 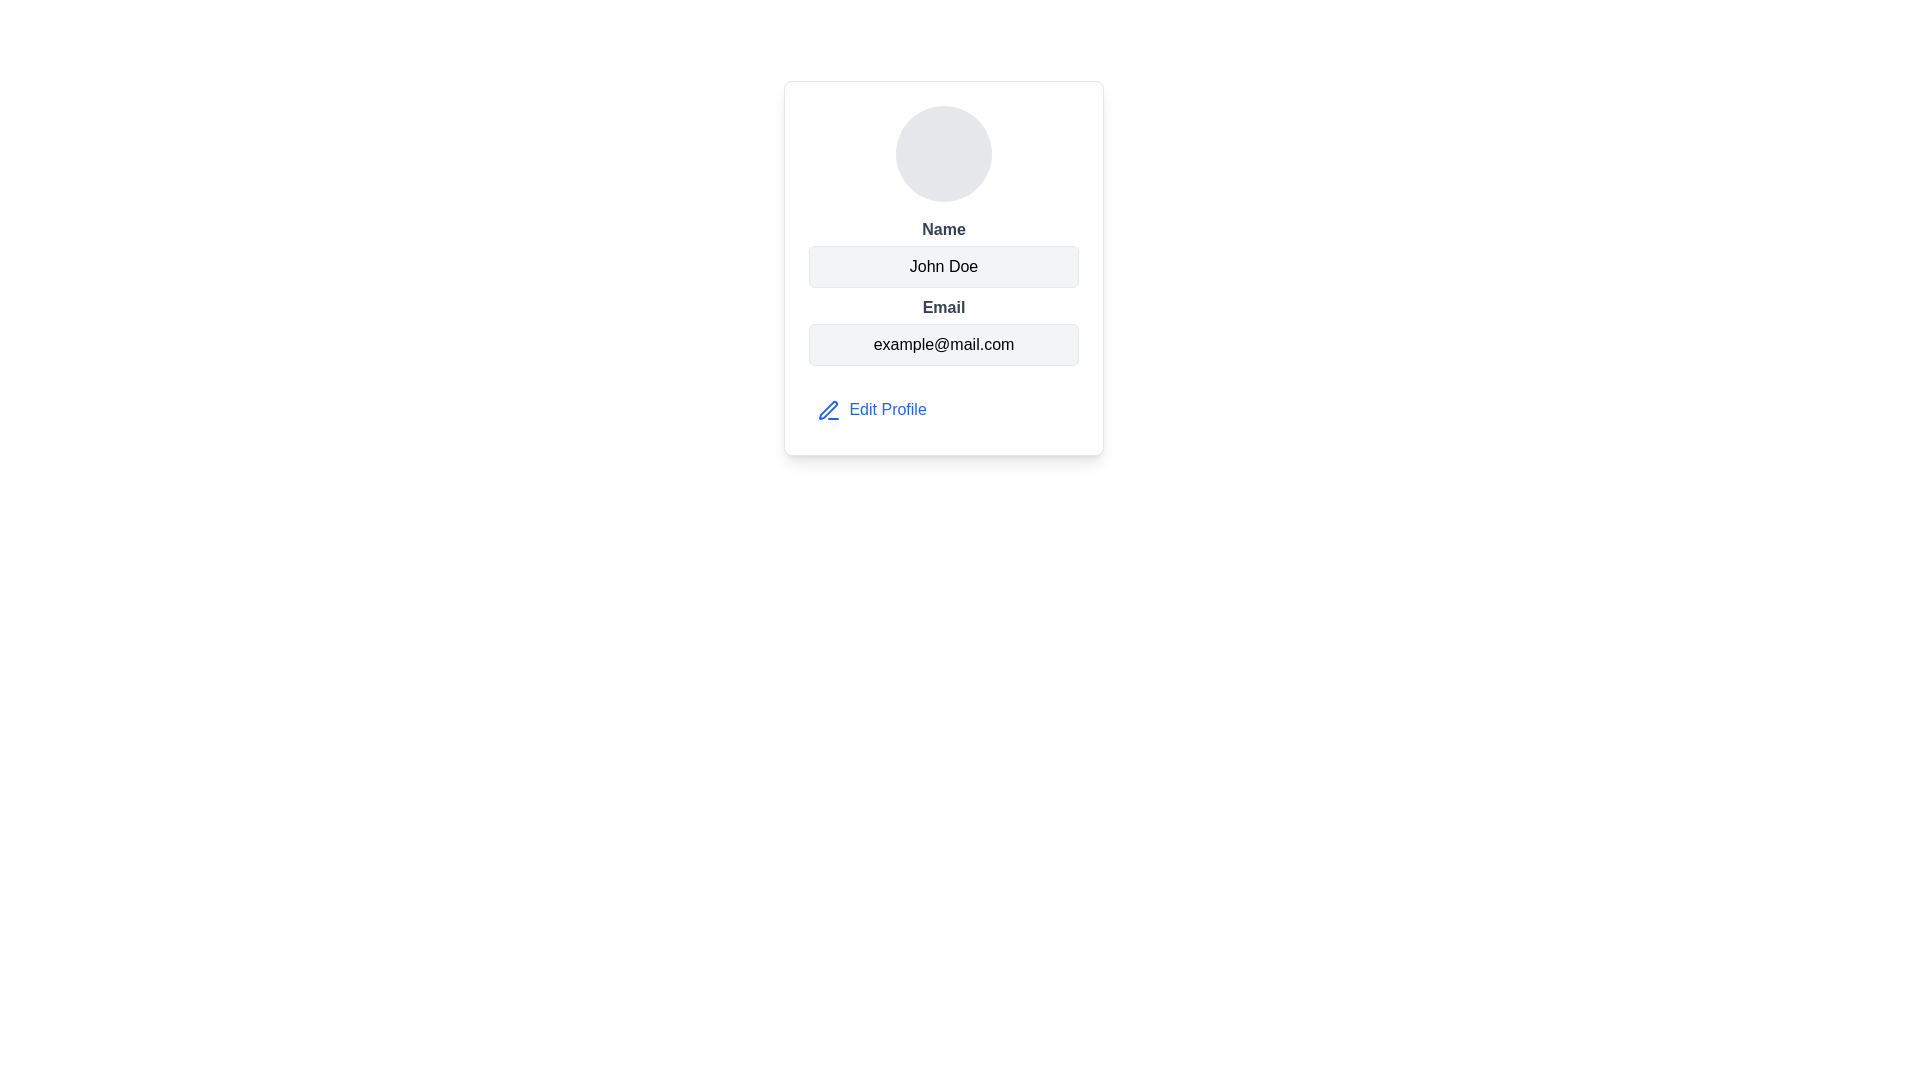 I want to click on the static text box displaying the user's email address located below the 'Email' label in the profile card layout, so click(x=943, y=343).